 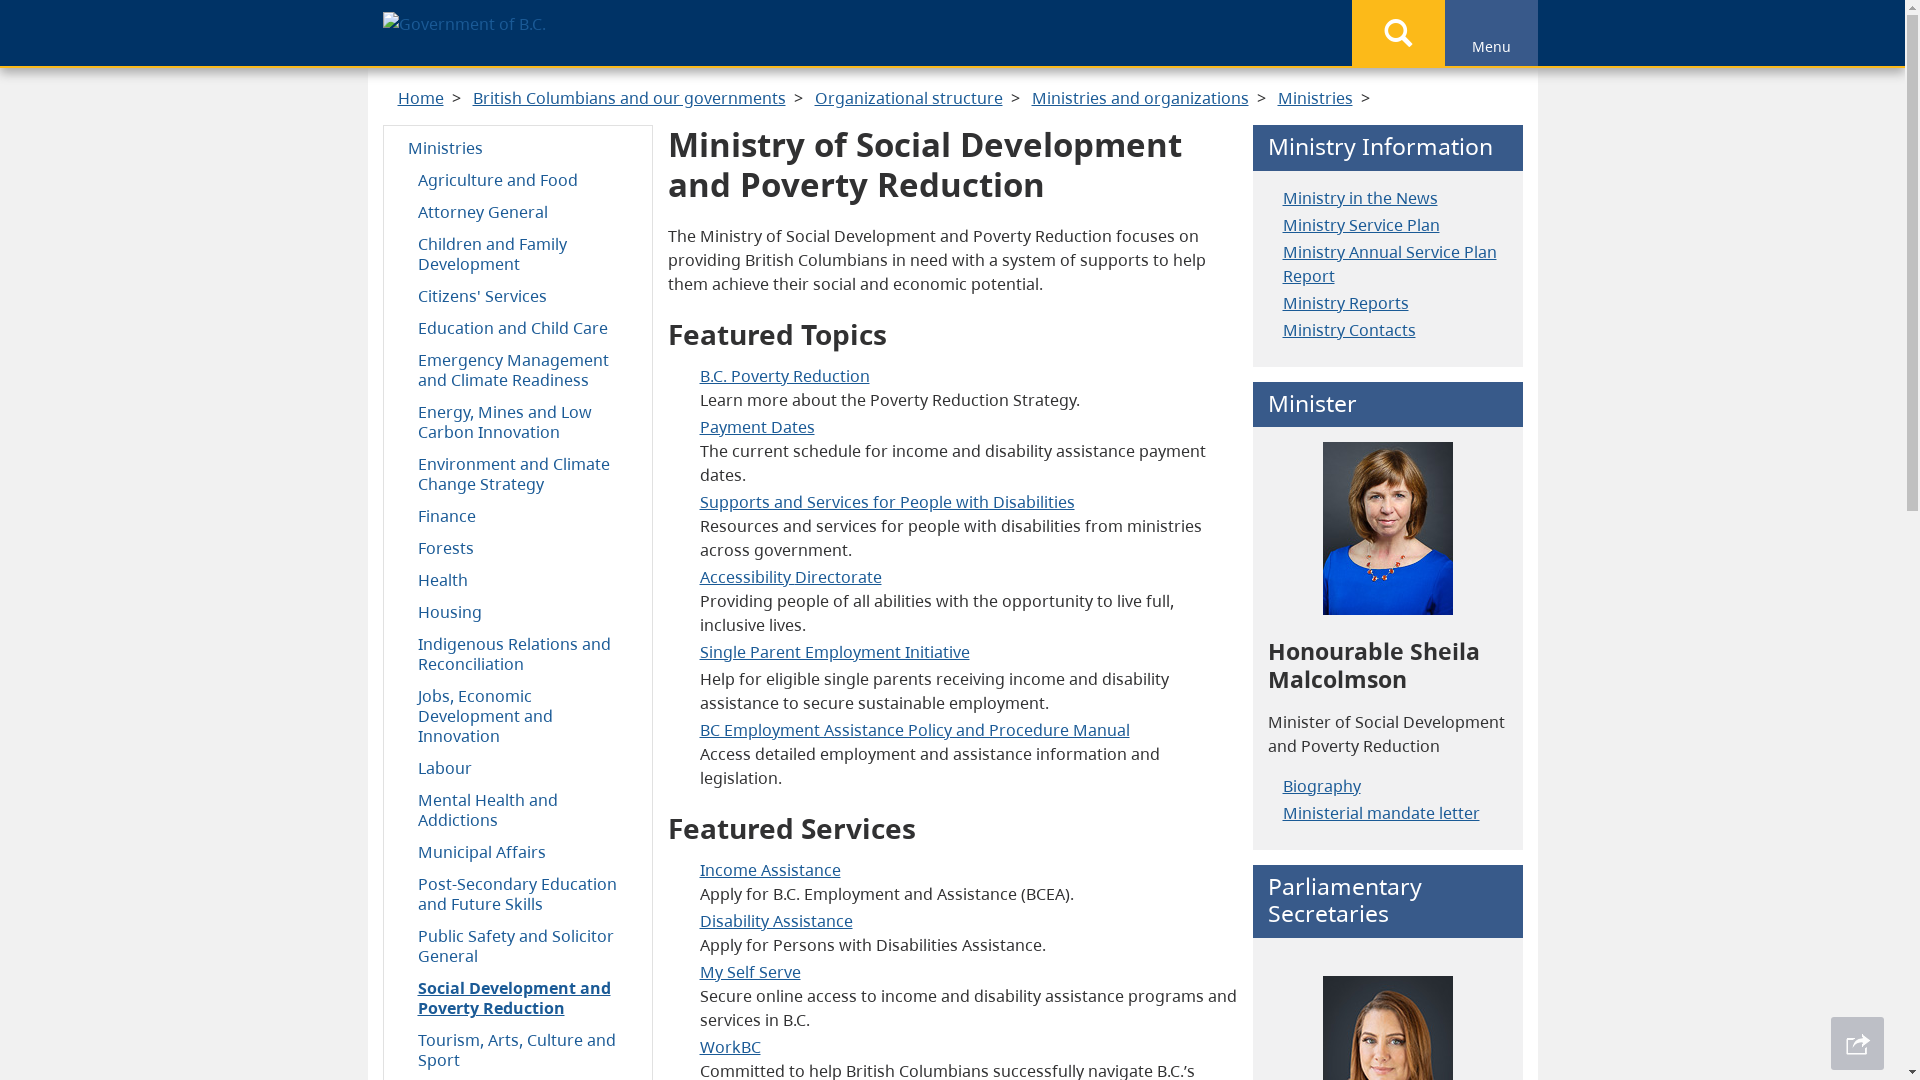 I want to click on 'Energy, Mines and Low Carbon Innovation', so click(x=518, y=419).